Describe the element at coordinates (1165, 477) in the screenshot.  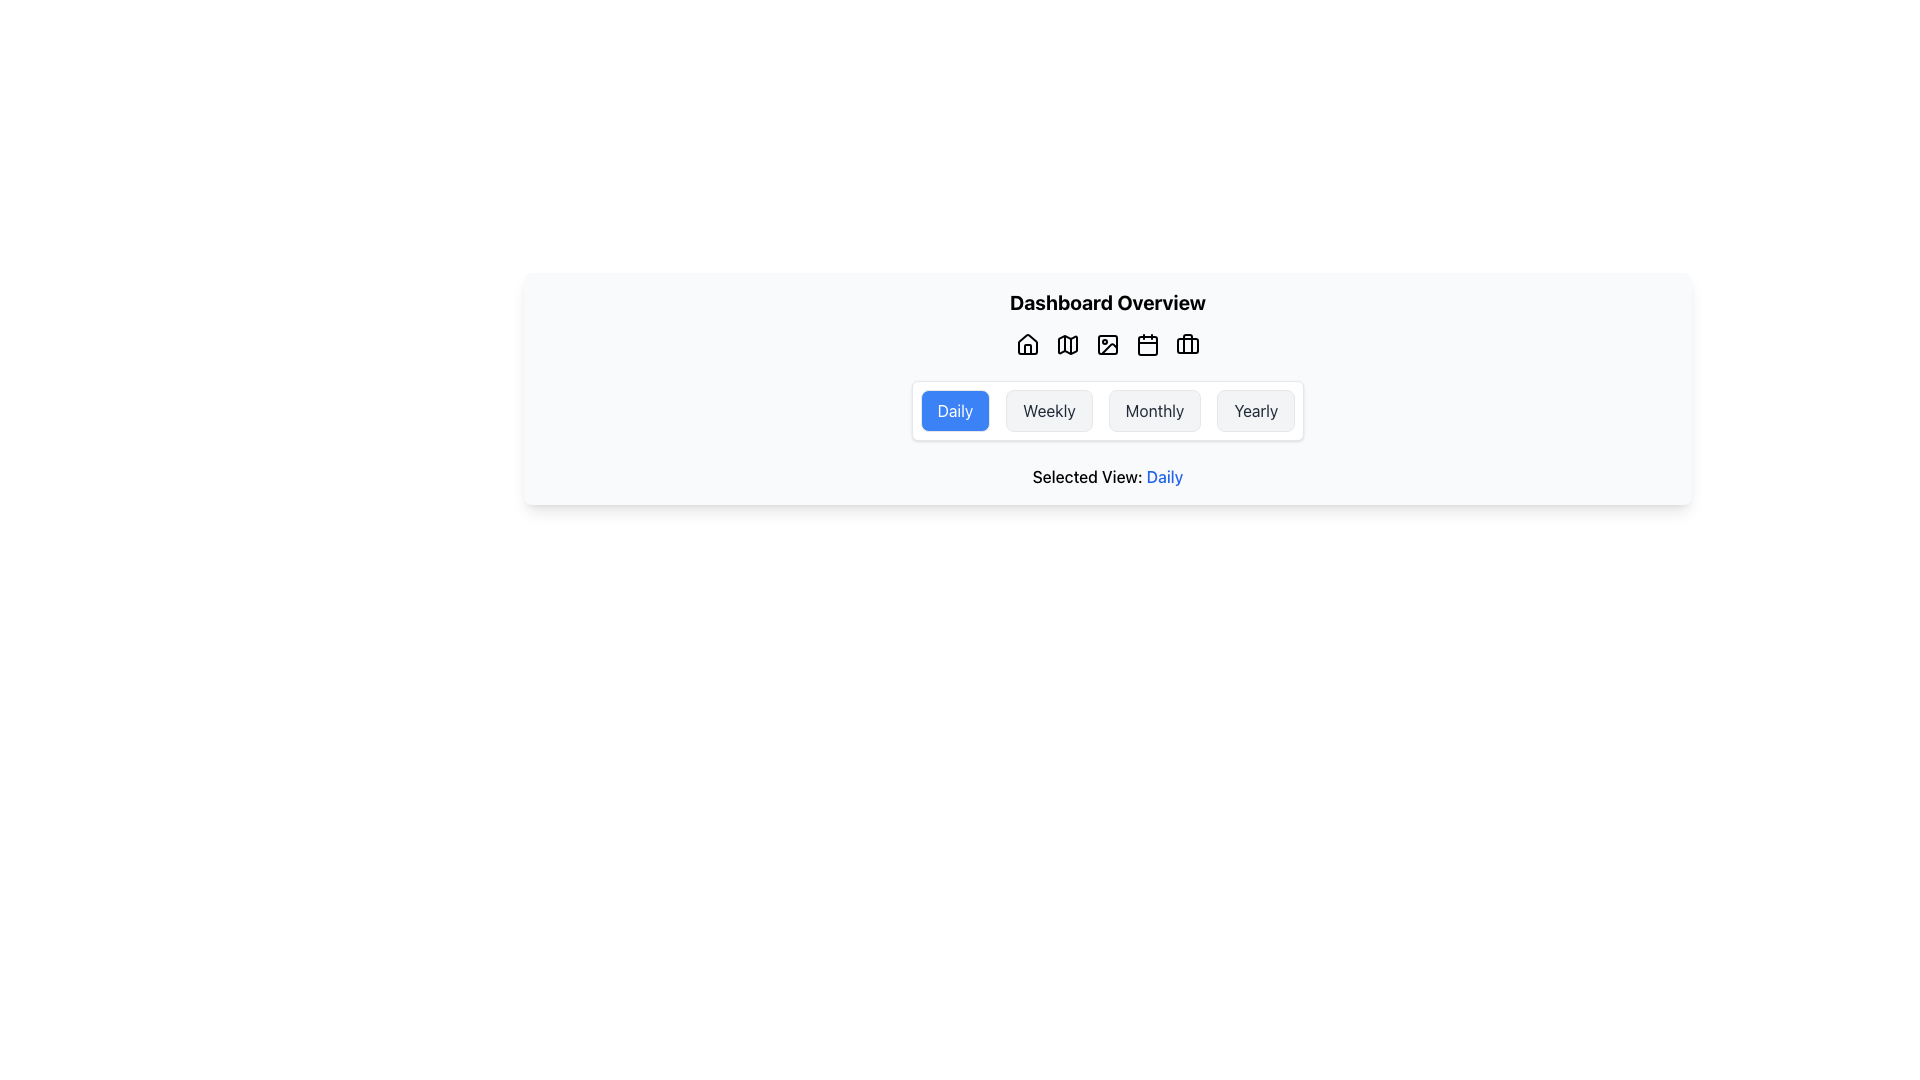
I see `the text element indicating the currently active setting for the 'Daily' view in the dashboard, which is located to the right of 'Selected View:'` at that location.